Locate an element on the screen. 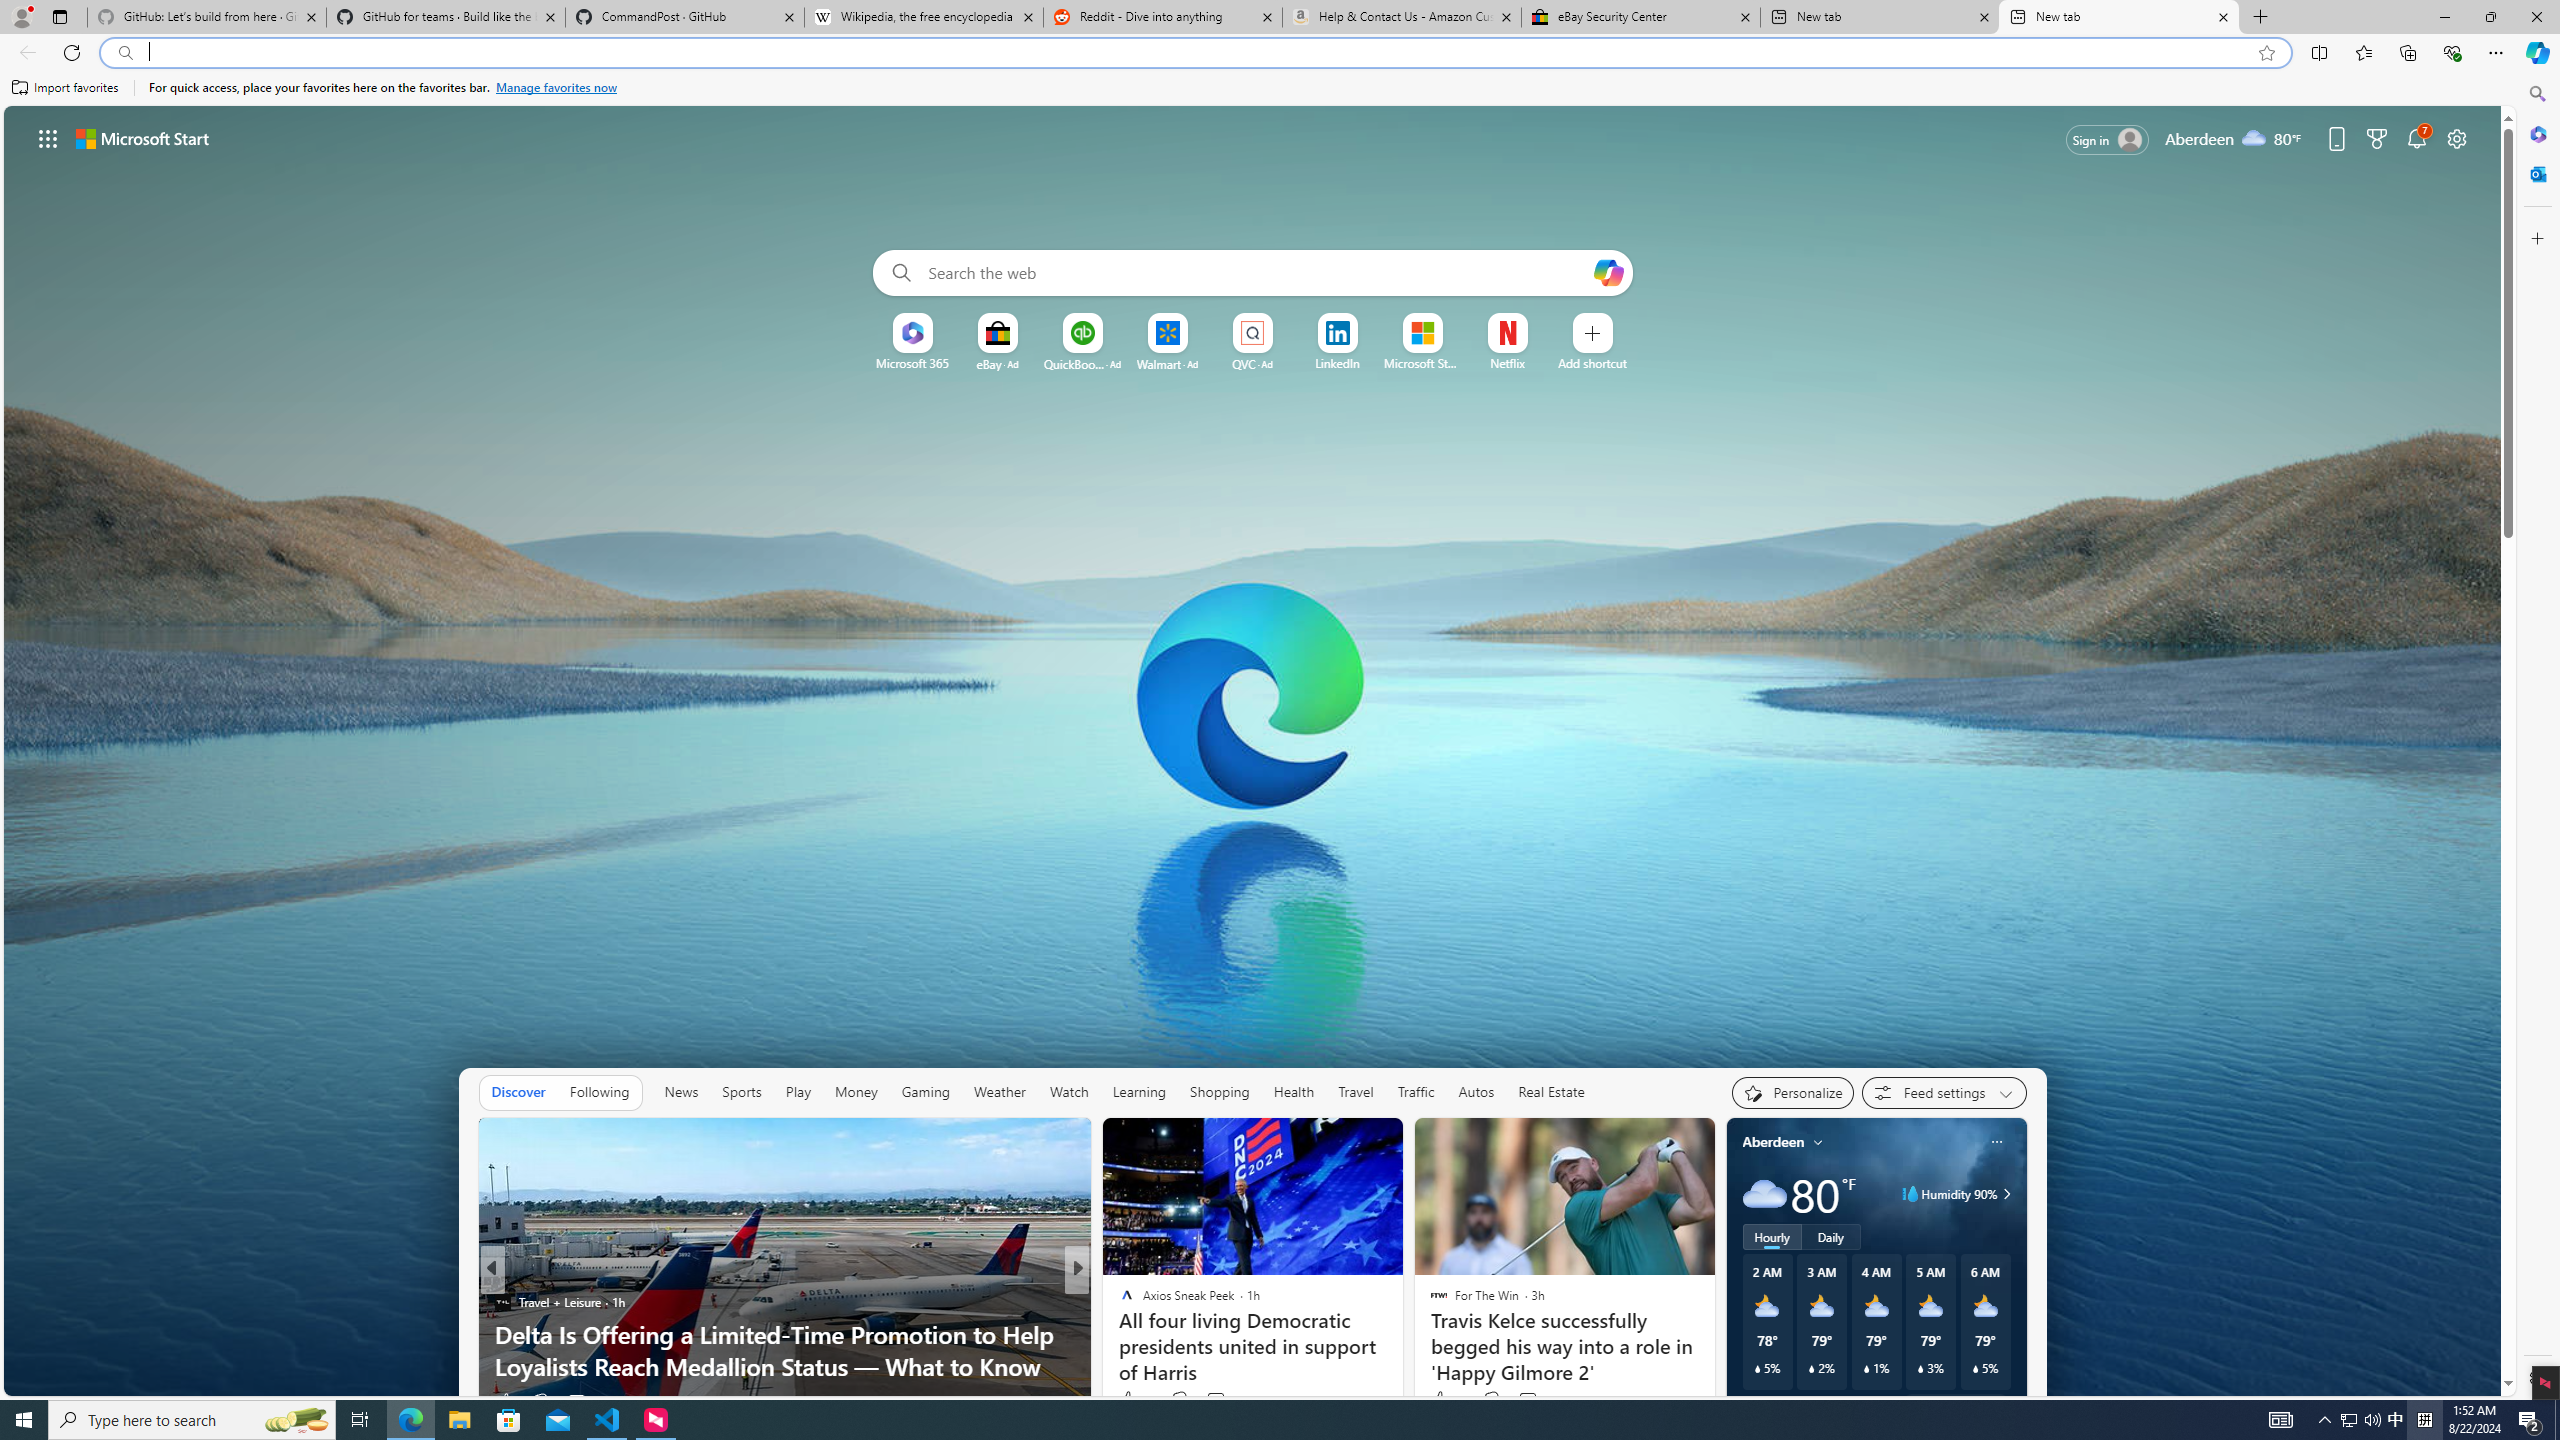  'View comments 31 Comment' is located at coordinates (1215, 1401).